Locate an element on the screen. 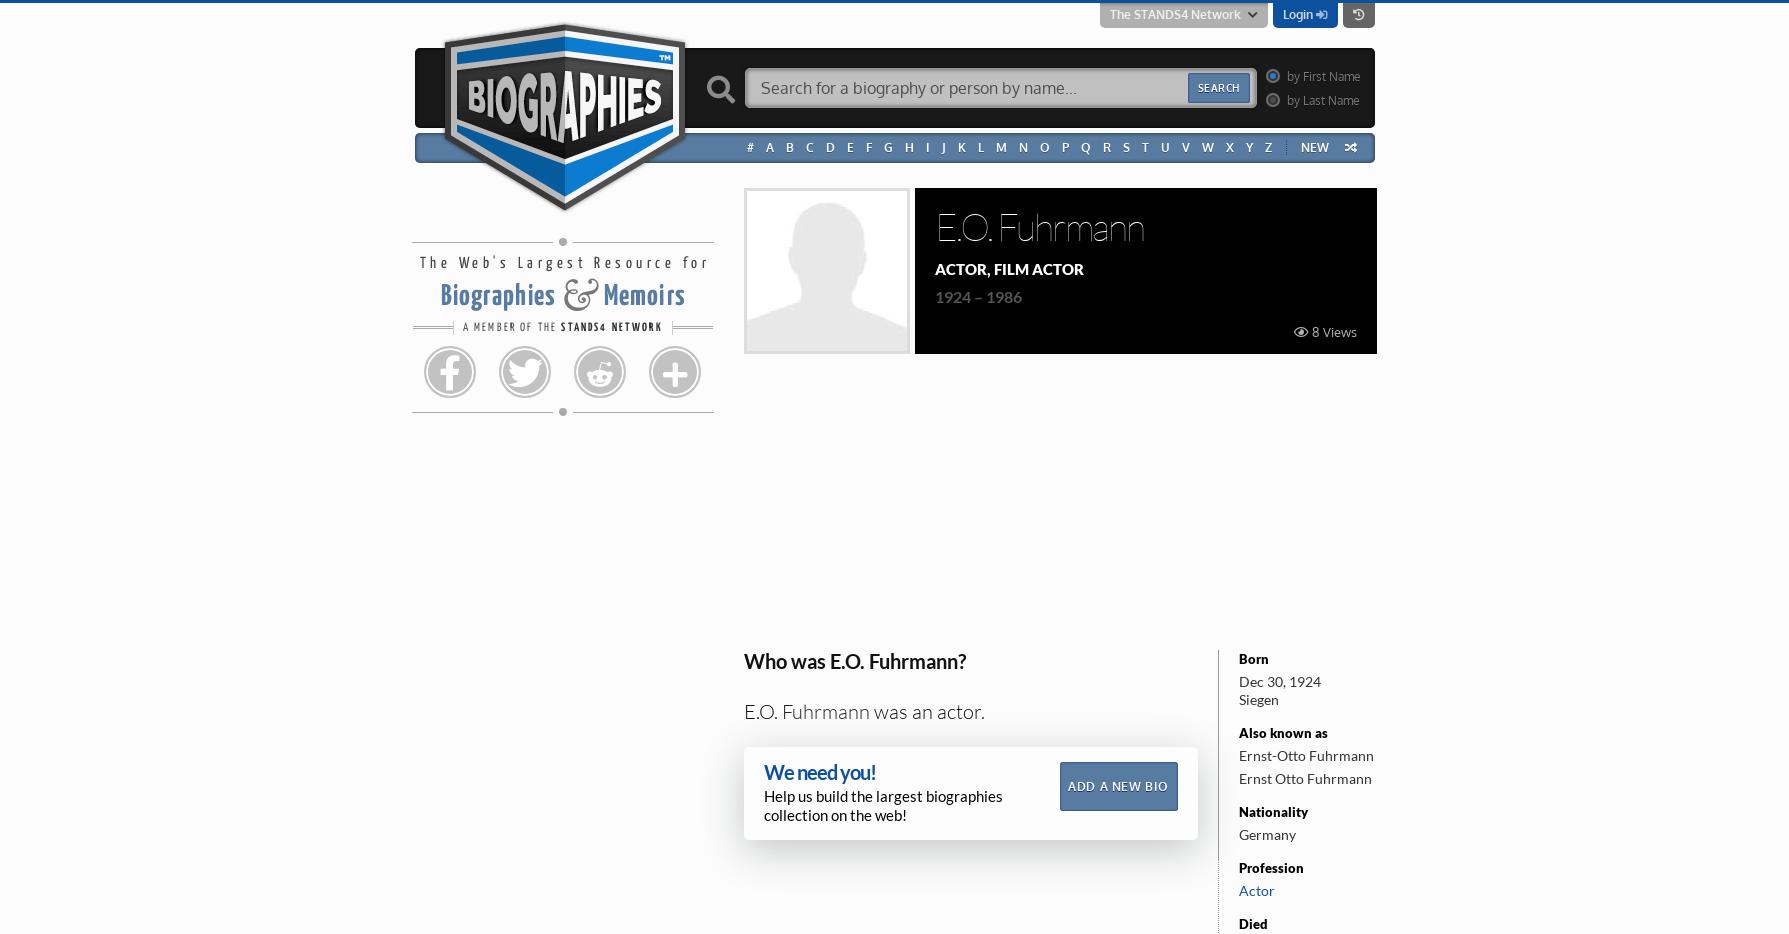 This screenshot has width=1789, height=934. 'NEW' is located at coordinates (1300, 147).